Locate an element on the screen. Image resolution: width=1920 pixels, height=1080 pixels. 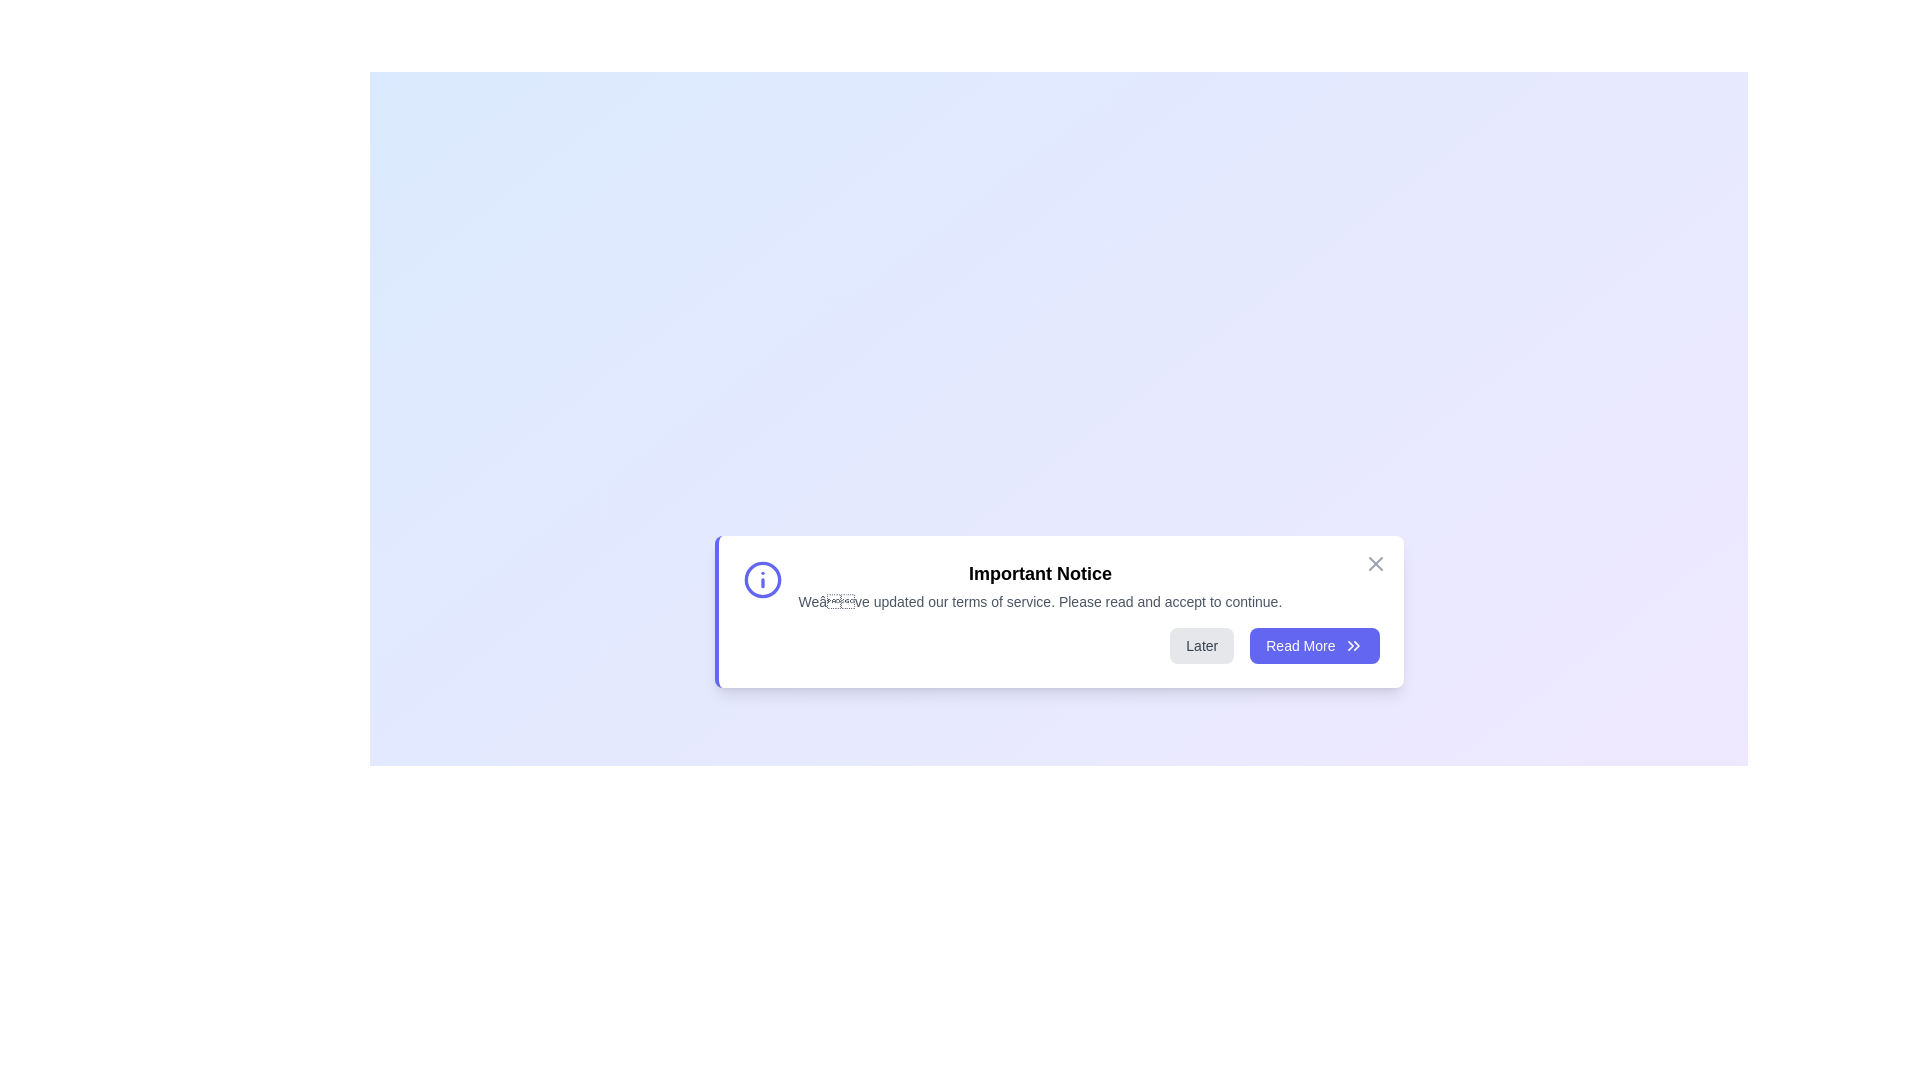
close button to dismiss the notification is located at coordinates (1374, 563).